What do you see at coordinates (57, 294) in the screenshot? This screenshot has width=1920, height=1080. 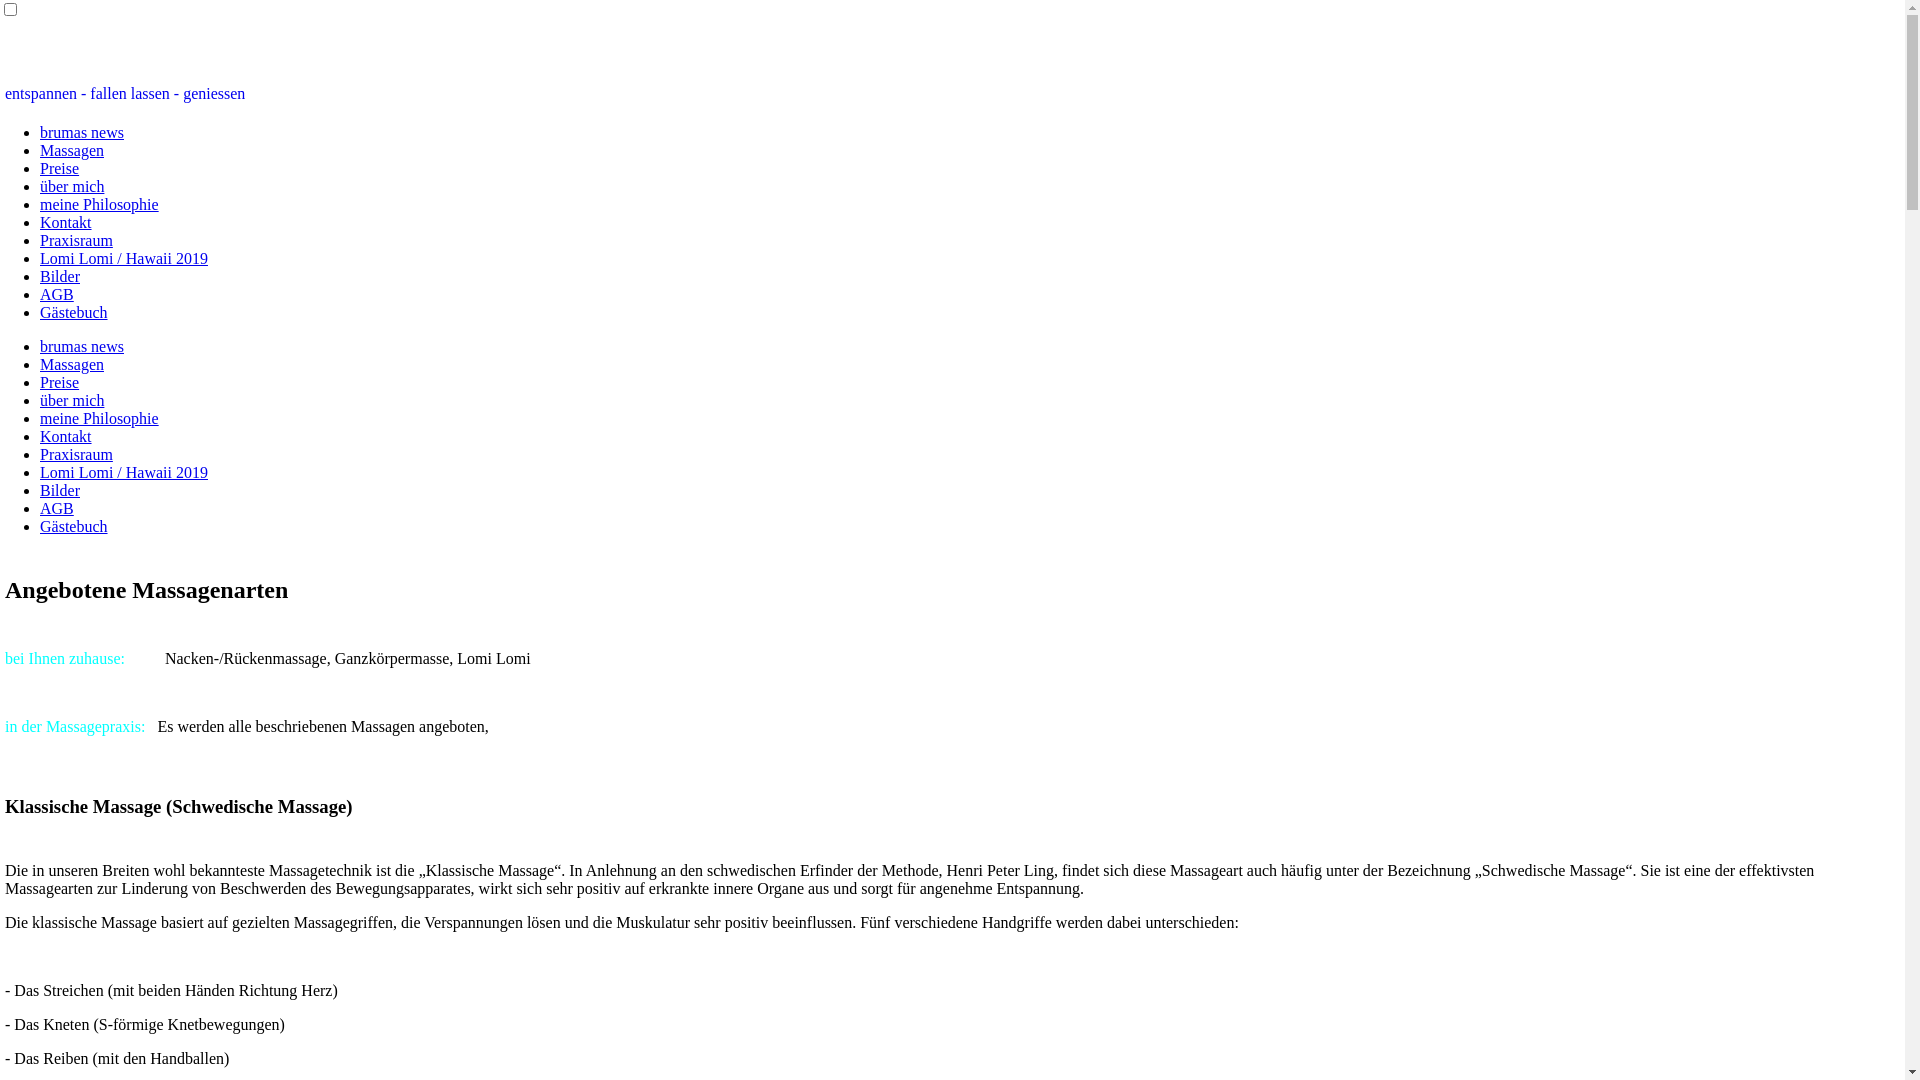 I see `'AGB'` at bounding box center [57, 294].